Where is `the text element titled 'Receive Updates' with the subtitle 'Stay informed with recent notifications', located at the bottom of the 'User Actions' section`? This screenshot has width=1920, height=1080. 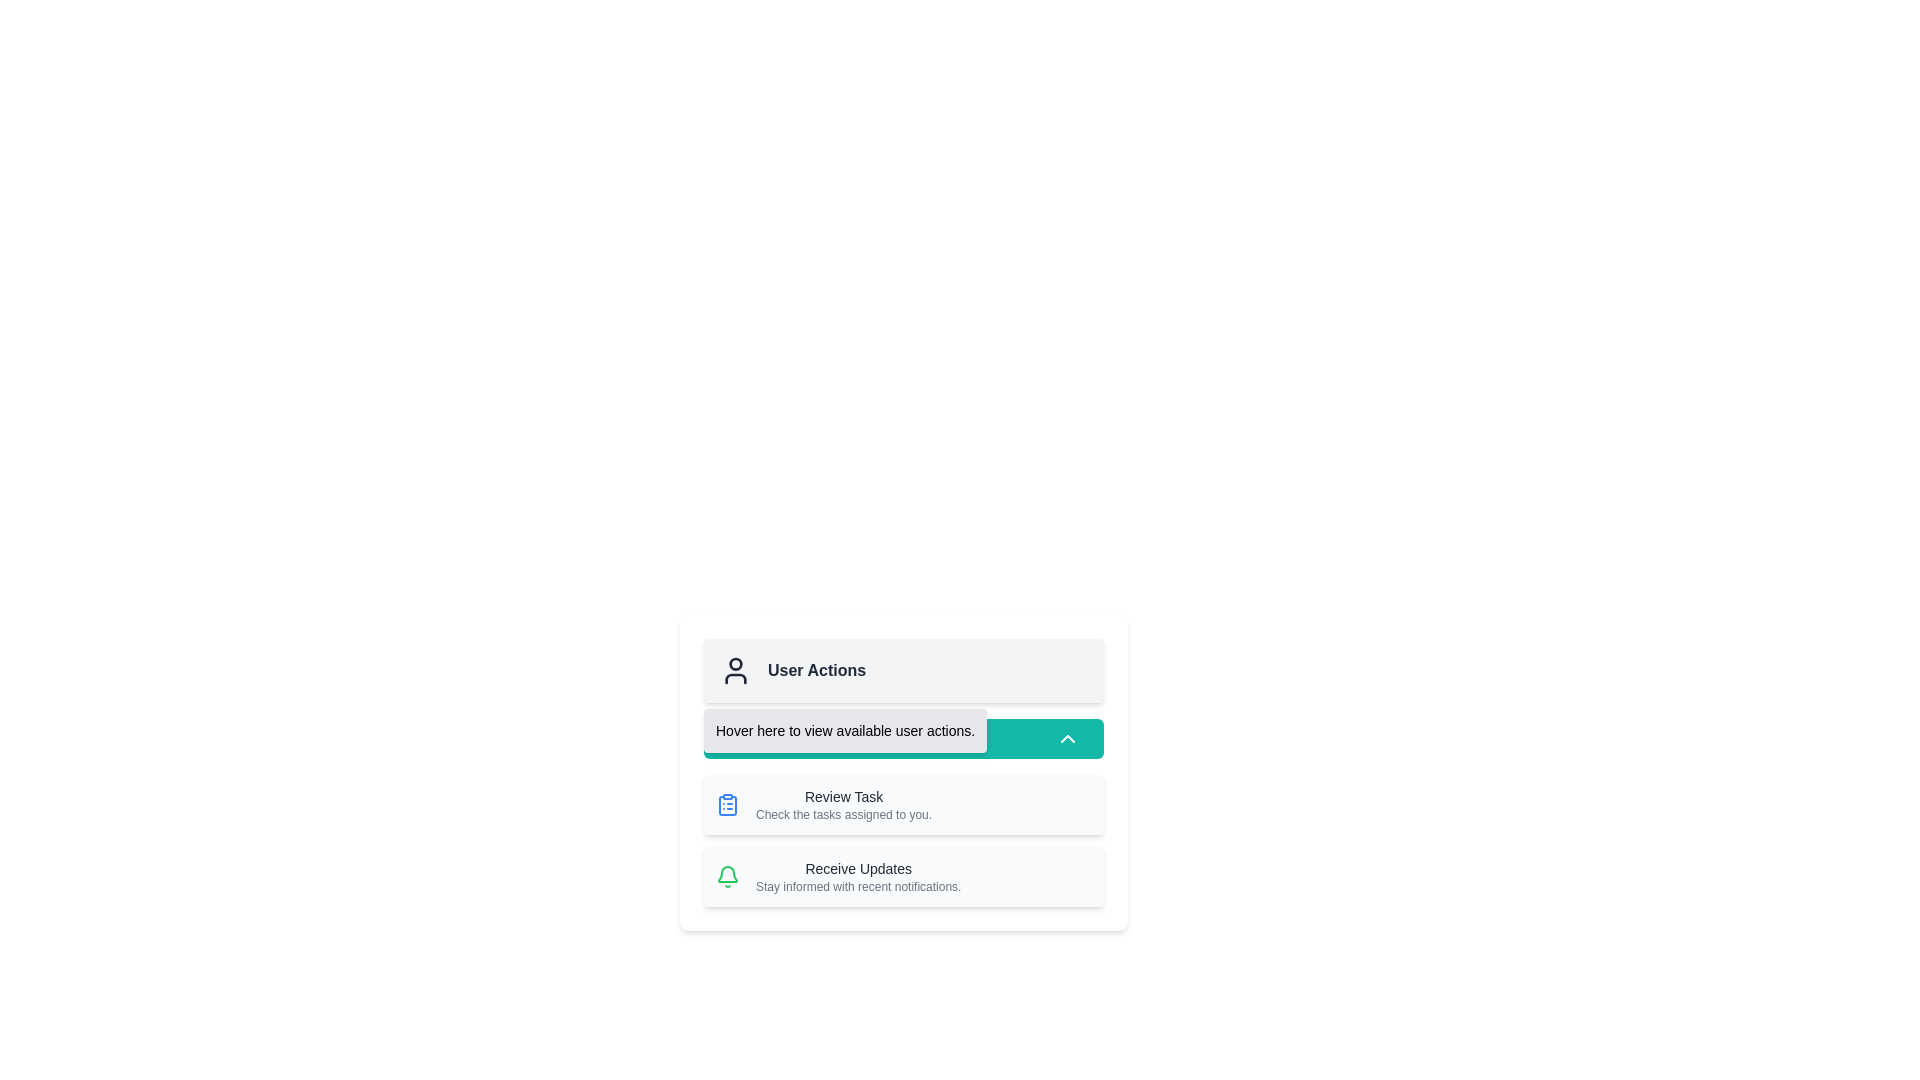
the text element titled 'Receive Updates' with the subtitle 'Stay informed with recent notifications', located at the bottom of the 'User Actions' section is located at coordinates (858, 875).